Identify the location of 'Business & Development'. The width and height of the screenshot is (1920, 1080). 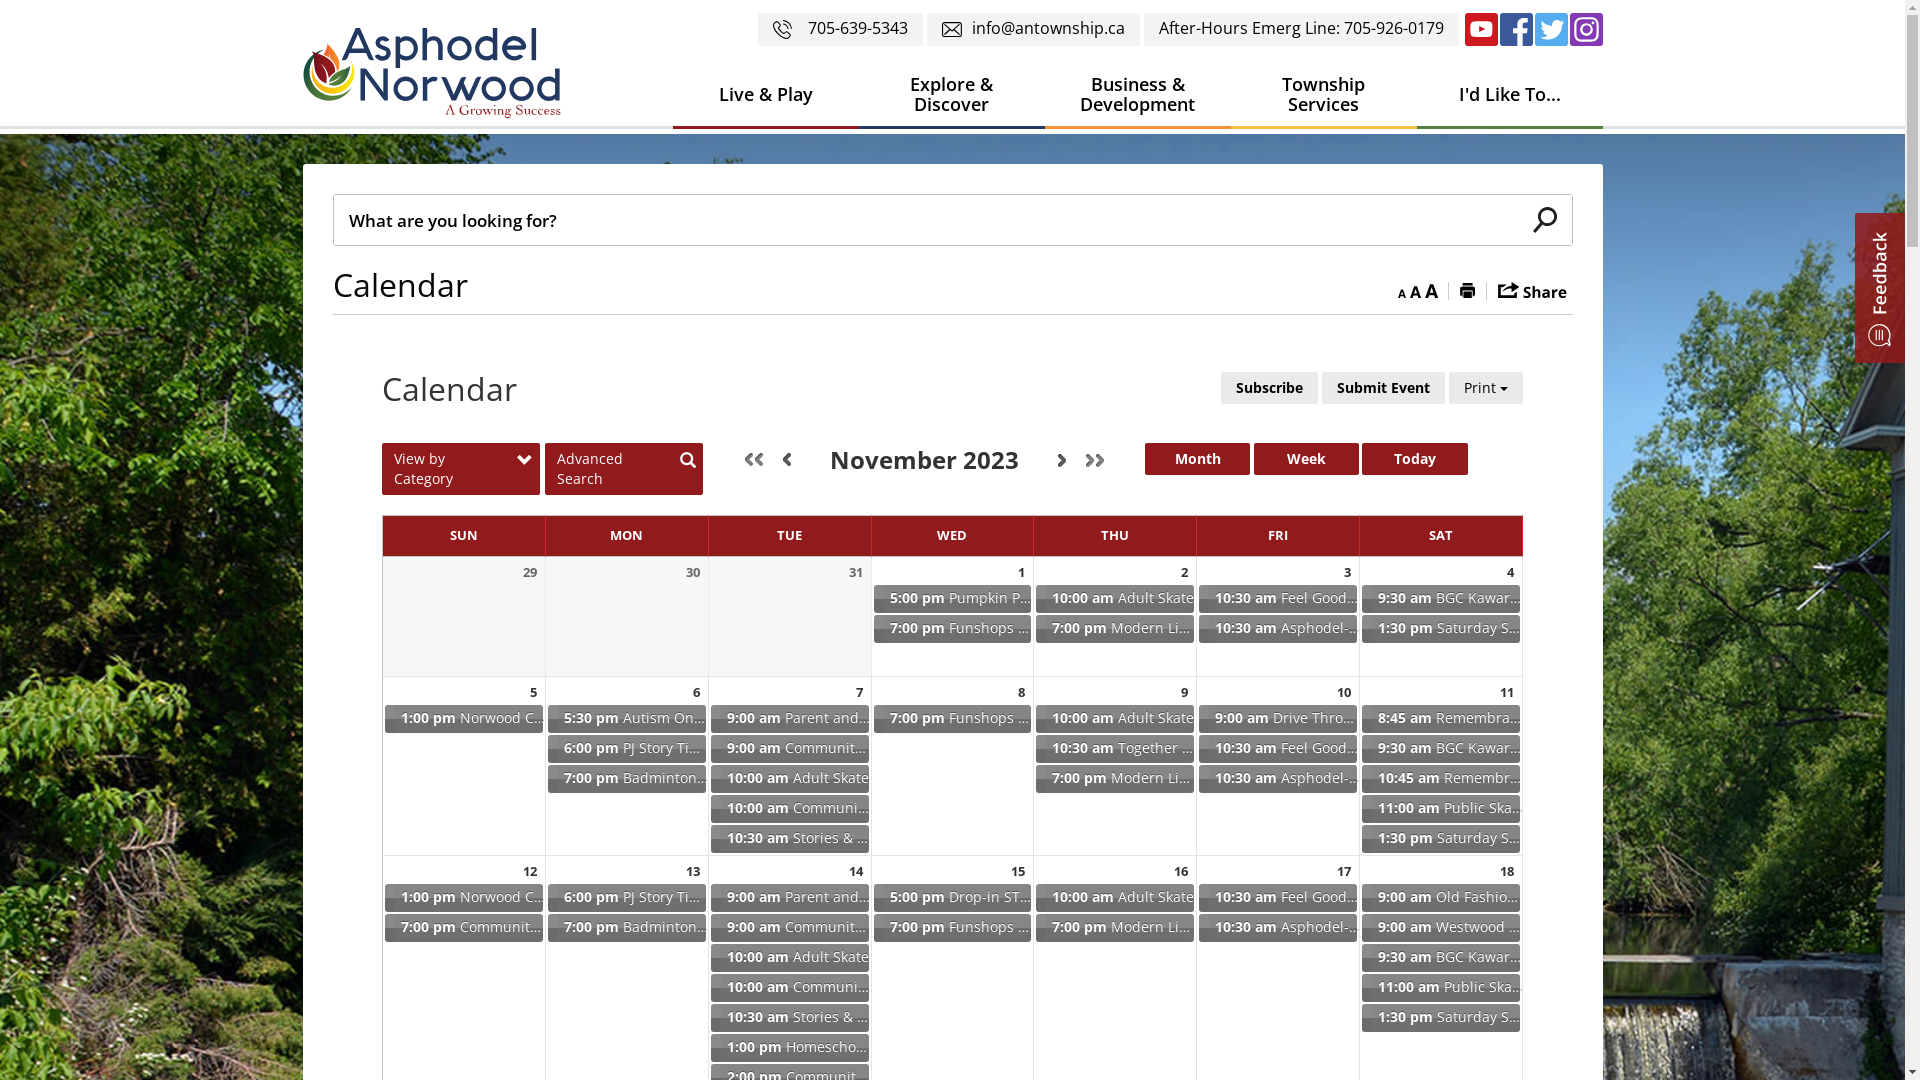
(1137, 95).